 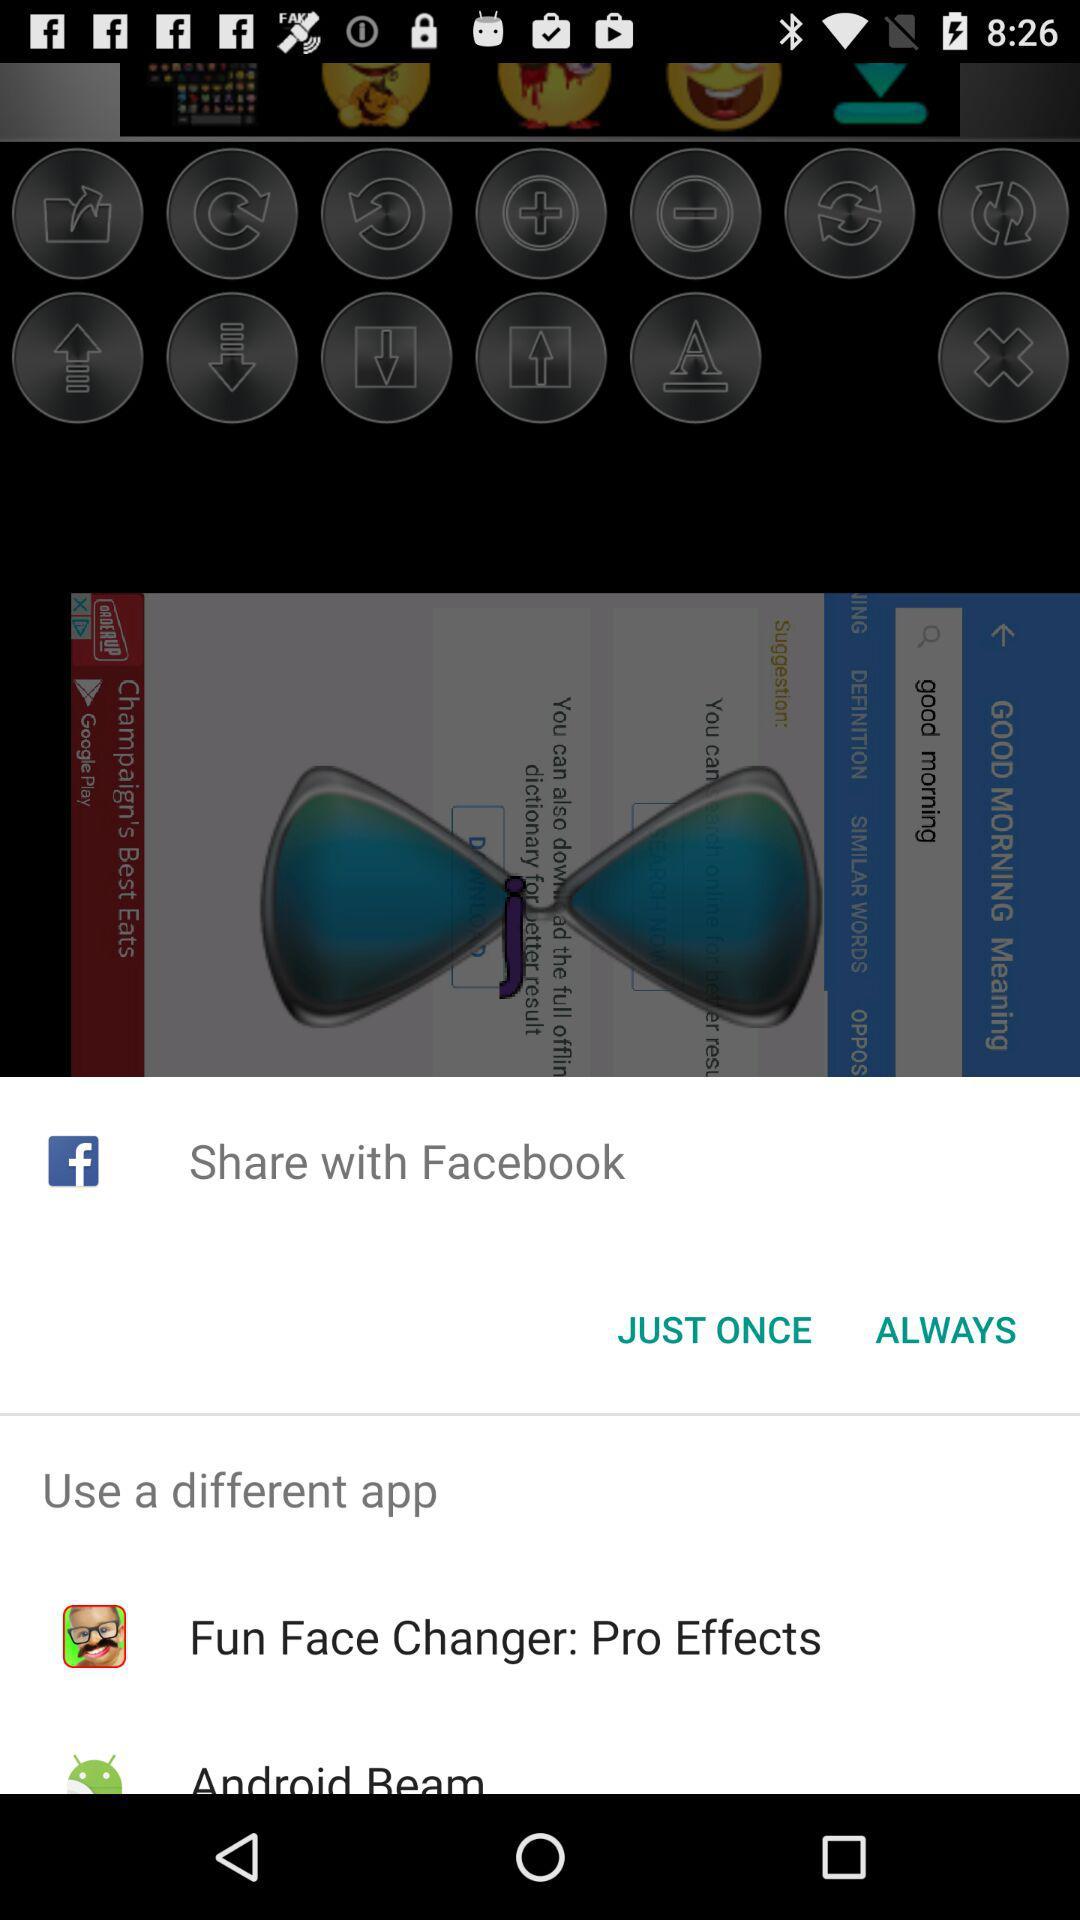 I want to click on the app above the android beam, so click(x=504, y=1636).